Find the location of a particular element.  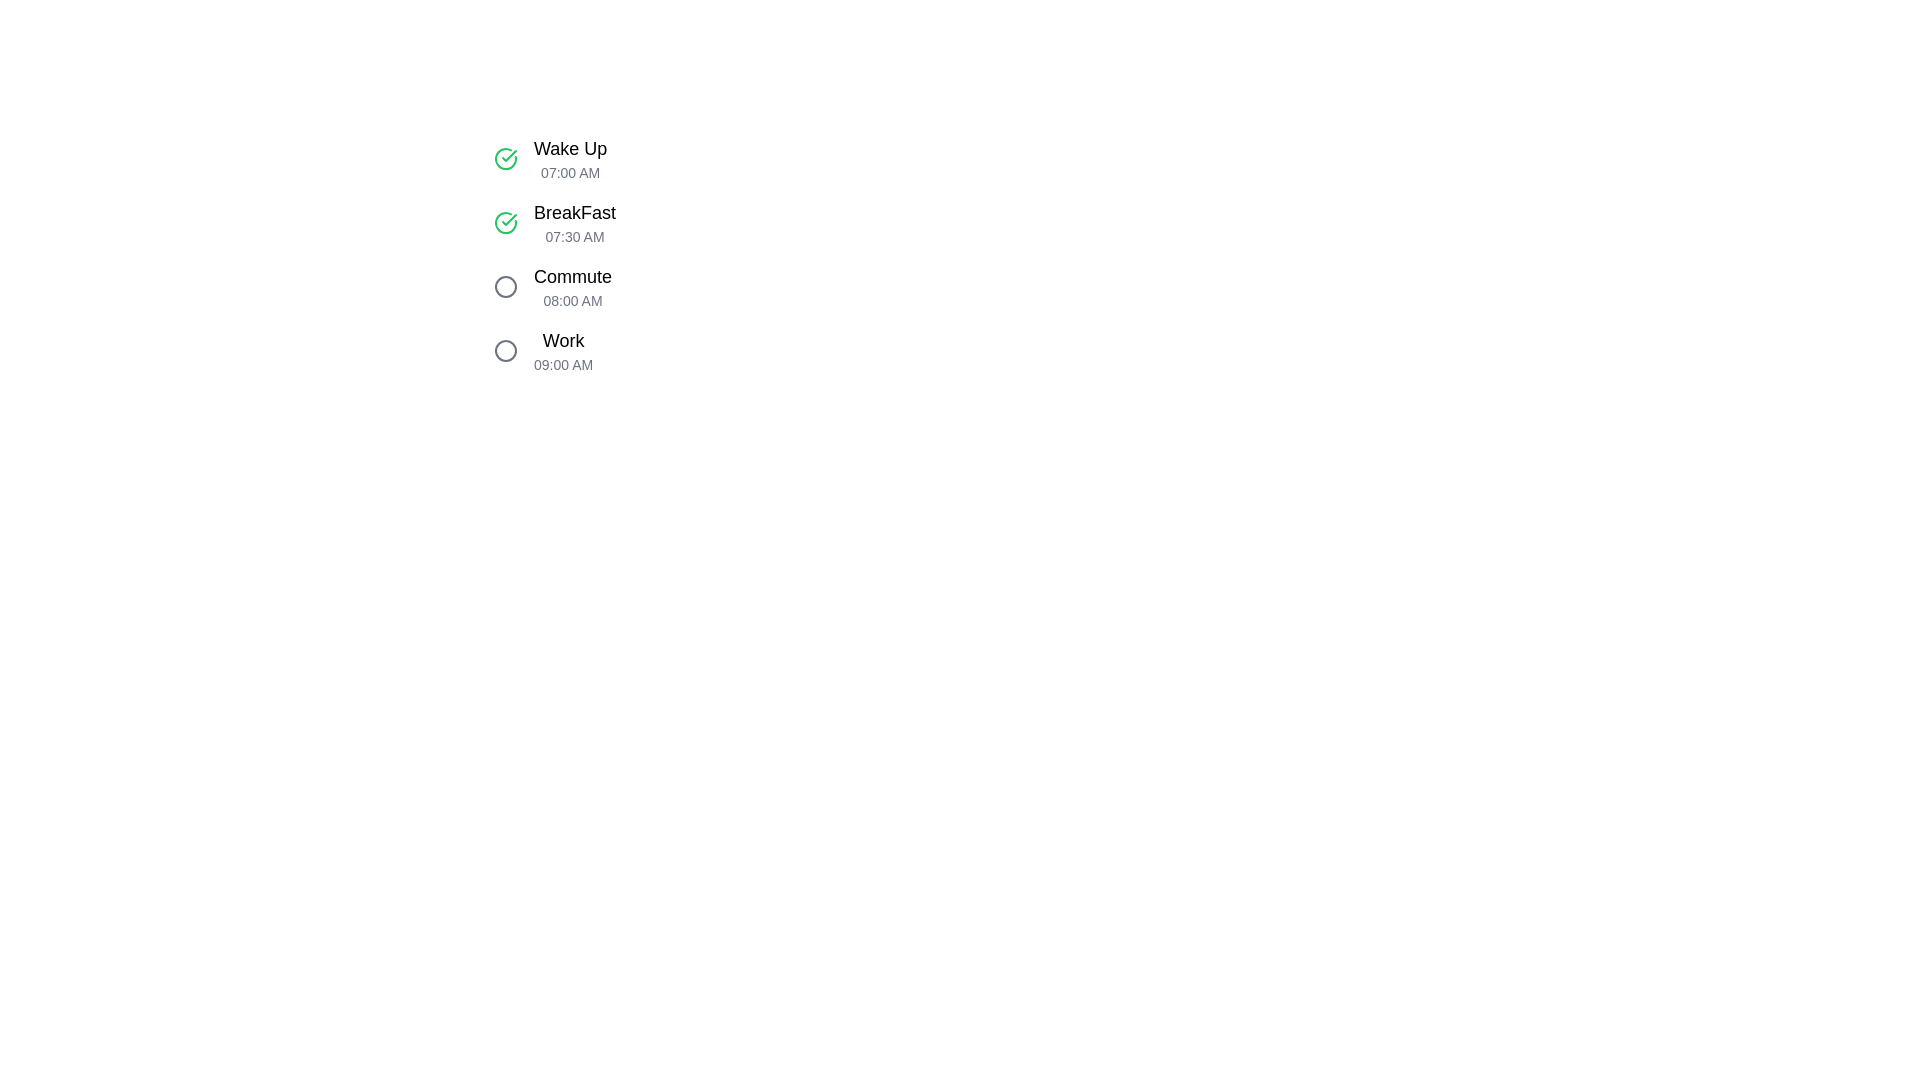

the text label displaying the time associated with the 'Wake Up' task, which is located beneath the 'Wake Up' label as the first time entry in the schedule is located at coordinates (569, 172).